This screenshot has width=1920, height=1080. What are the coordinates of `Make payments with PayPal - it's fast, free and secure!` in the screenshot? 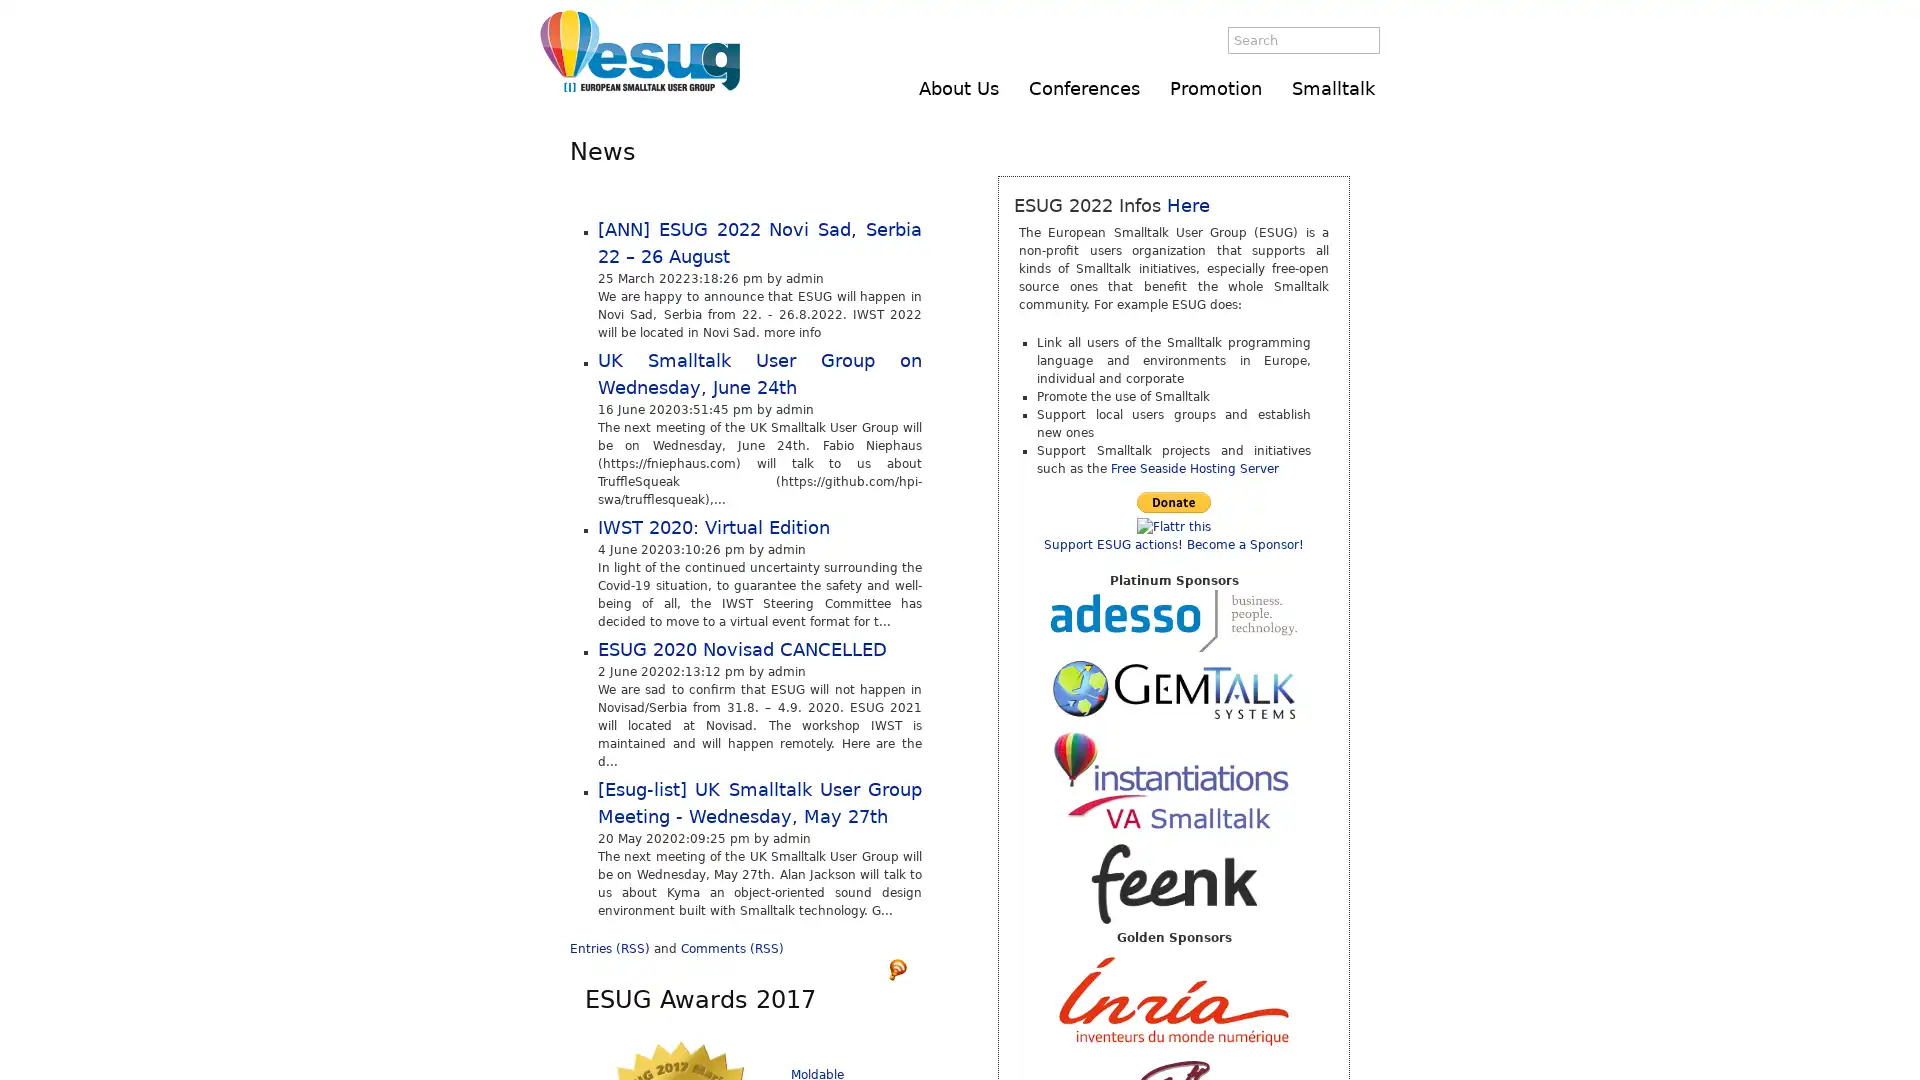 It's located at (1174, 501).